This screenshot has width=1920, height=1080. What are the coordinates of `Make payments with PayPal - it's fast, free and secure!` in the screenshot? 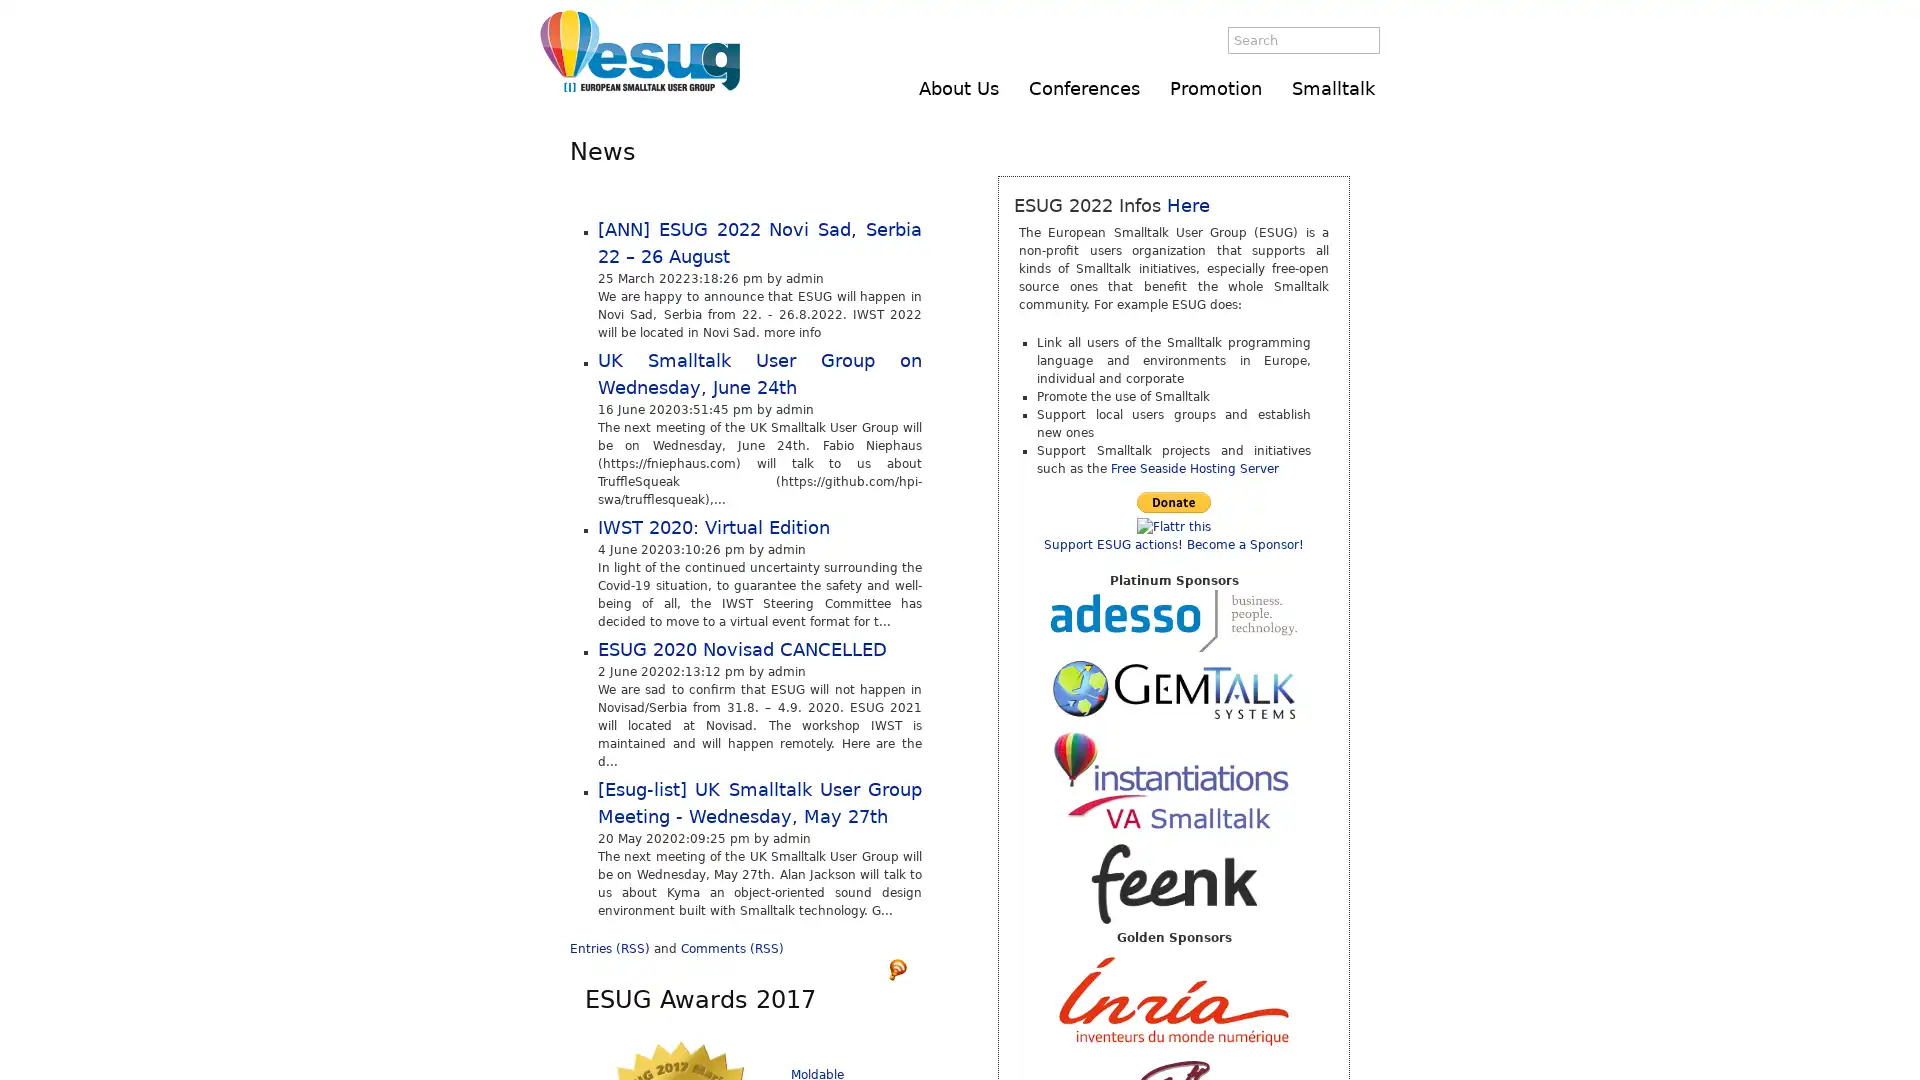 It's located at (1174, 501).